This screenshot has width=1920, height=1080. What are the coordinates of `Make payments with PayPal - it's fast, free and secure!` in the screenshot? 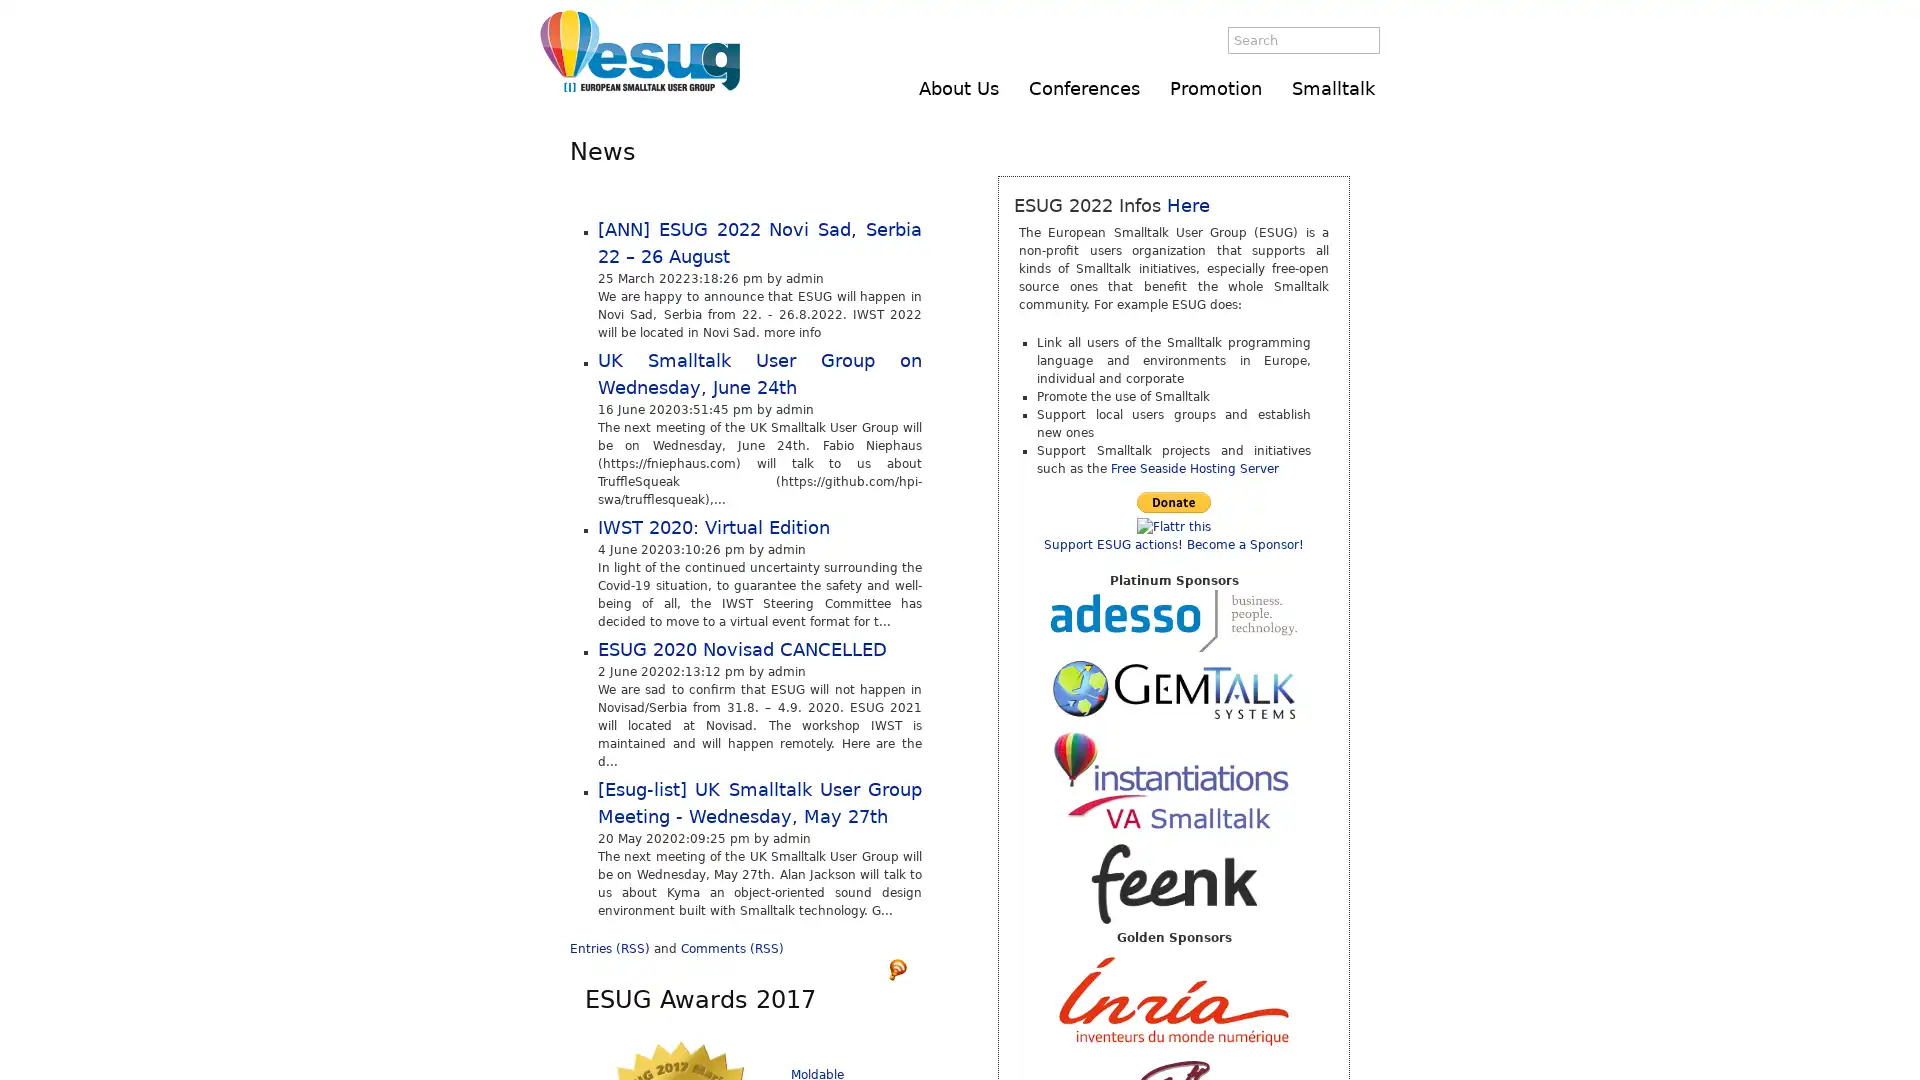 It's located at (1174, 501).